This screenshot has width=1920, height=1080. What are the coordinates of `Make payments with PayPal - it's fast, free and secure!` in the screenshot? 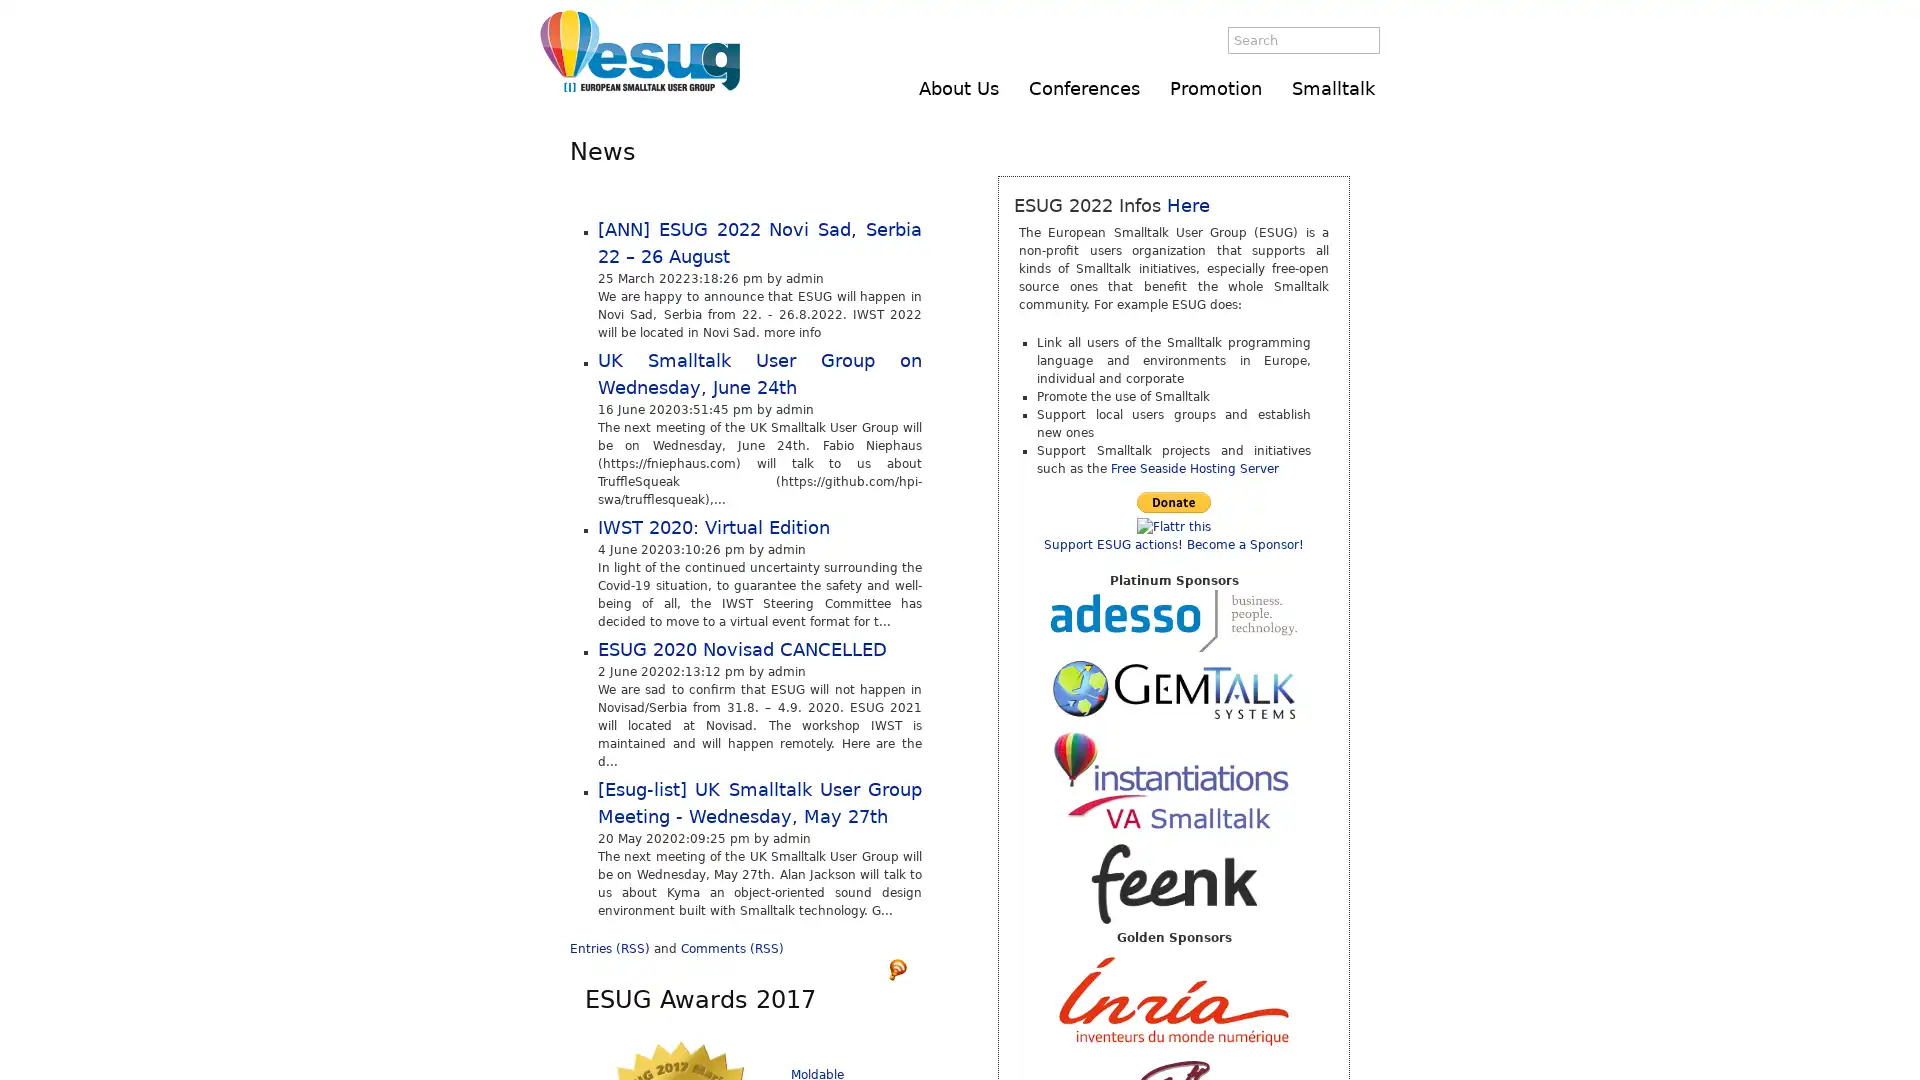 It's located at (1174, 501).